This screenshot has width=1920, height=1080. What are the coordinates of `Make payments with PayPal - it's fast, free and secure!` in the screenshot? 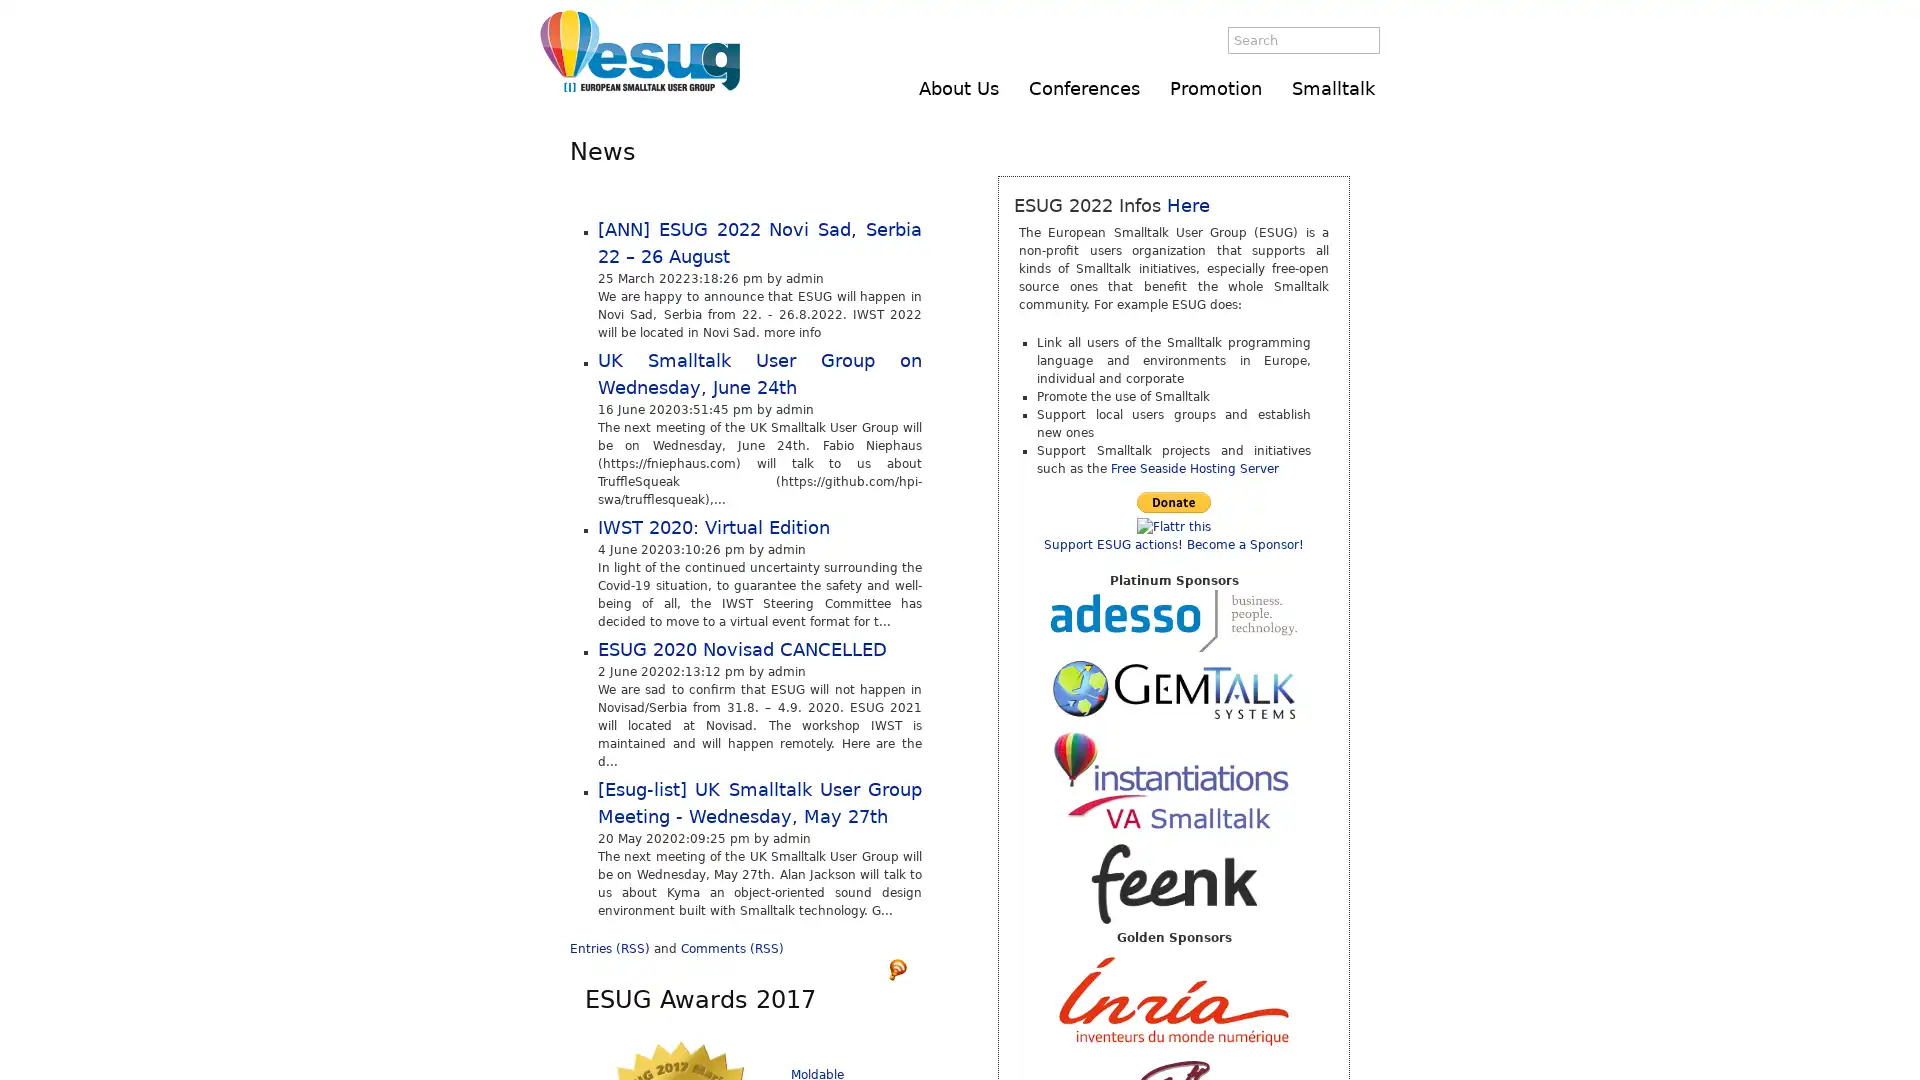 It's located at (1174, 501).